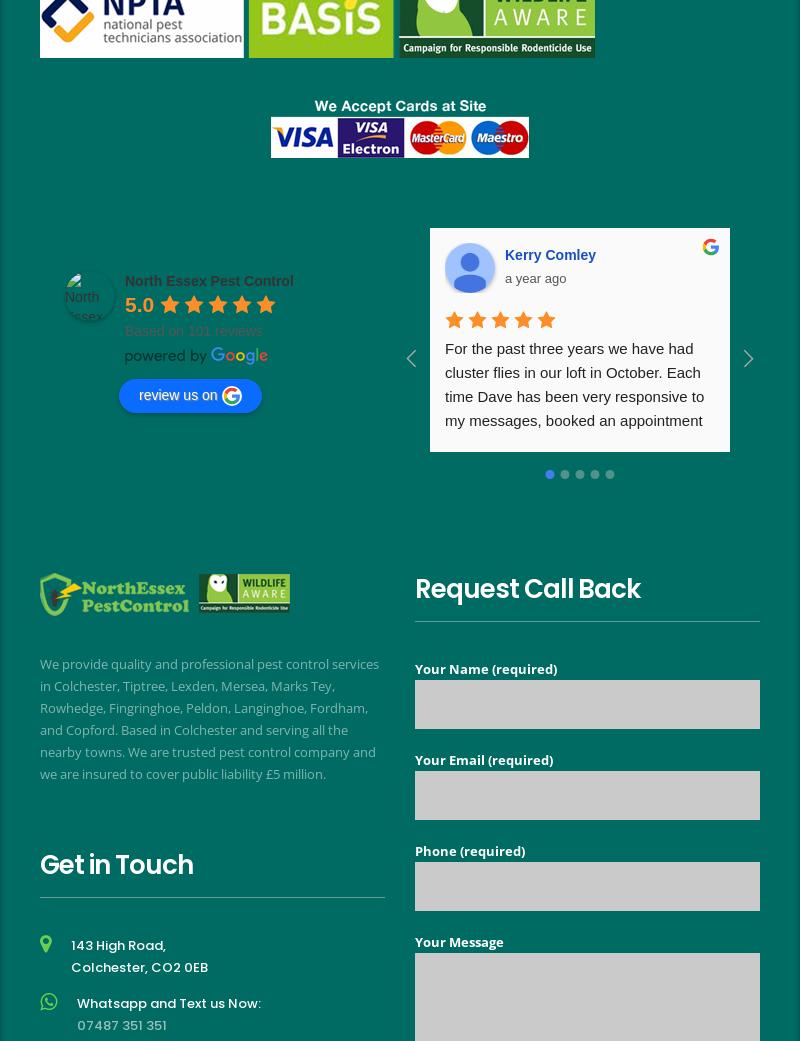 This screenshot has height=1041, width=800. What do you see at coordinates (580, 442) in the screenshot?
I see `'For the past three years we have had cluster flies in our loft in October. Each time Dave has been very responsive to my messages, booked an appointment for me within the next couple of days and eradicated the problem very quickly. Very reasonable fees too. I’d definitely recommend and will be using Dave again next year when the flies return!'` at bounding box center [580, 442].